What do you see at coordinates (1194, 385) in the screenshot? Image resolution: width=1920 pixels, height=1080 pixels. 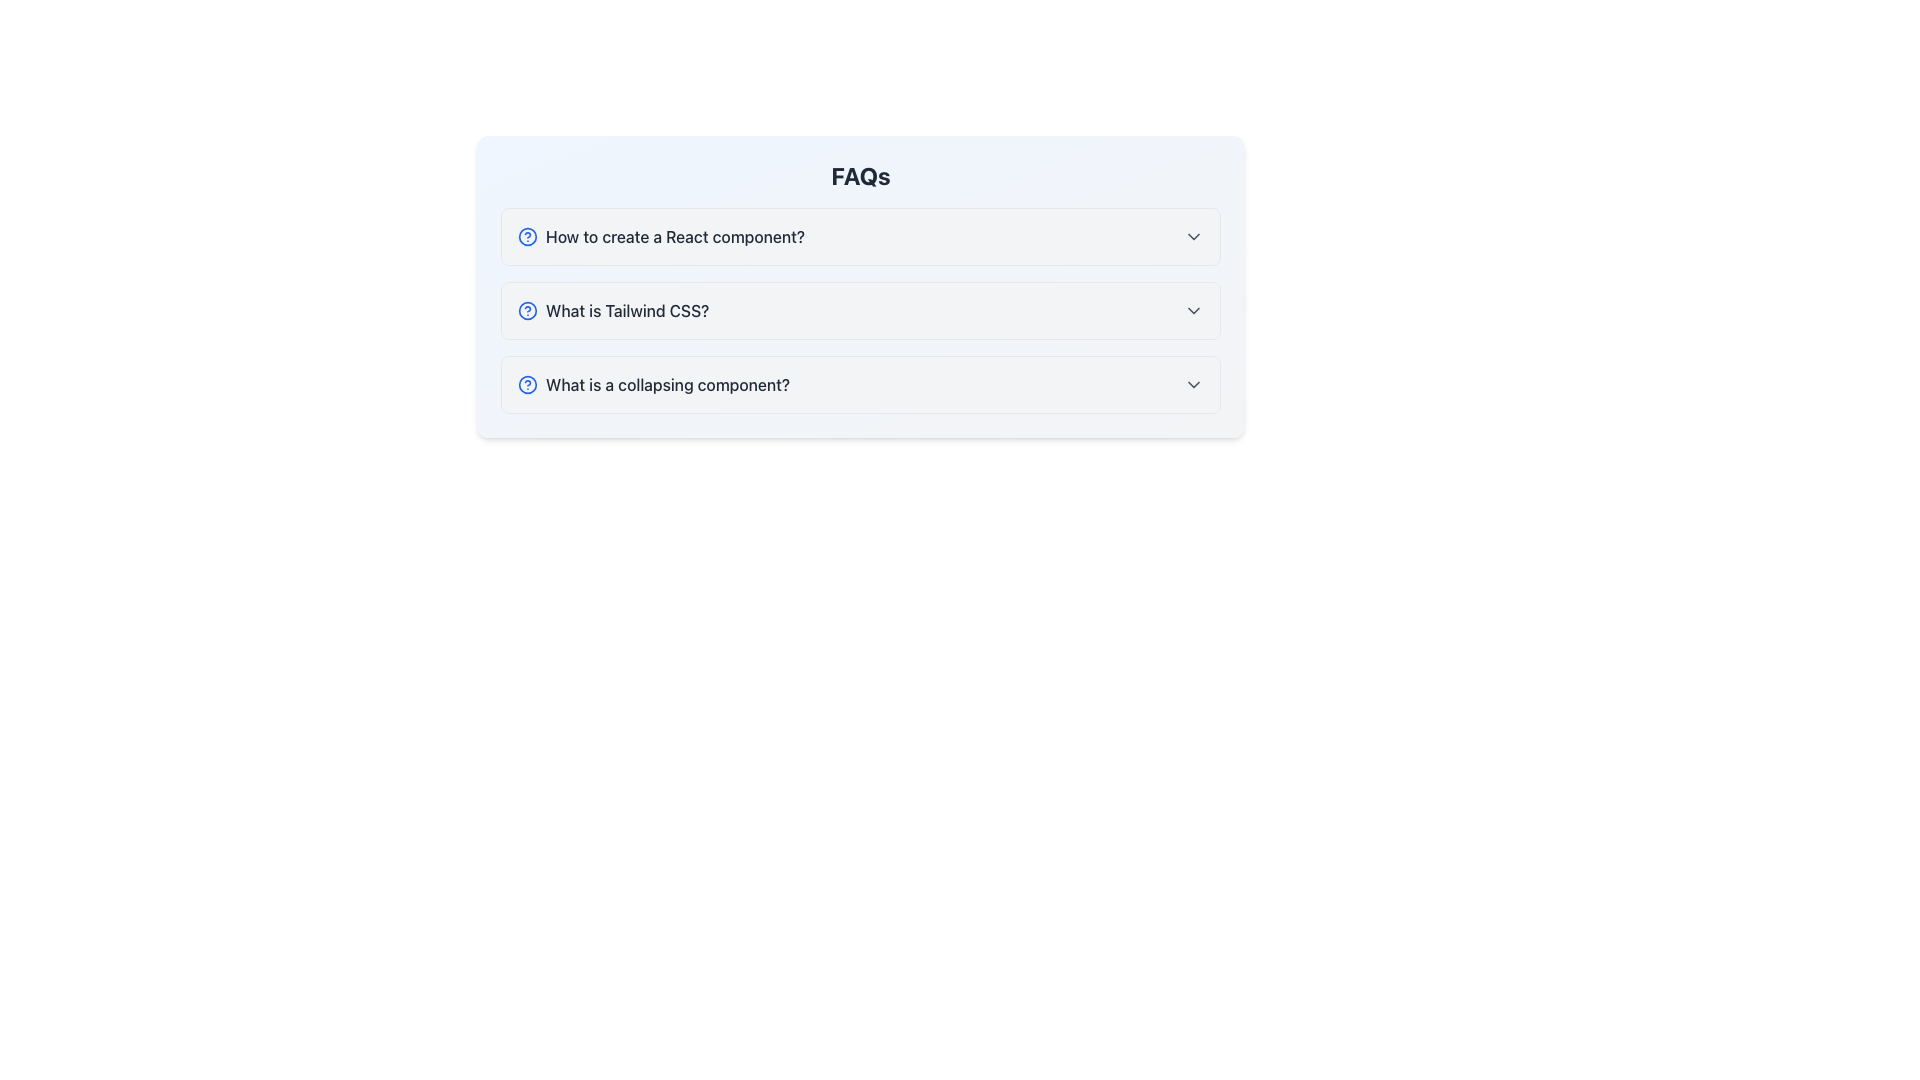 I see `the SVG Icon located to the right of the text 'What is a collapsing component?'` at bounding box center [1194, 385].